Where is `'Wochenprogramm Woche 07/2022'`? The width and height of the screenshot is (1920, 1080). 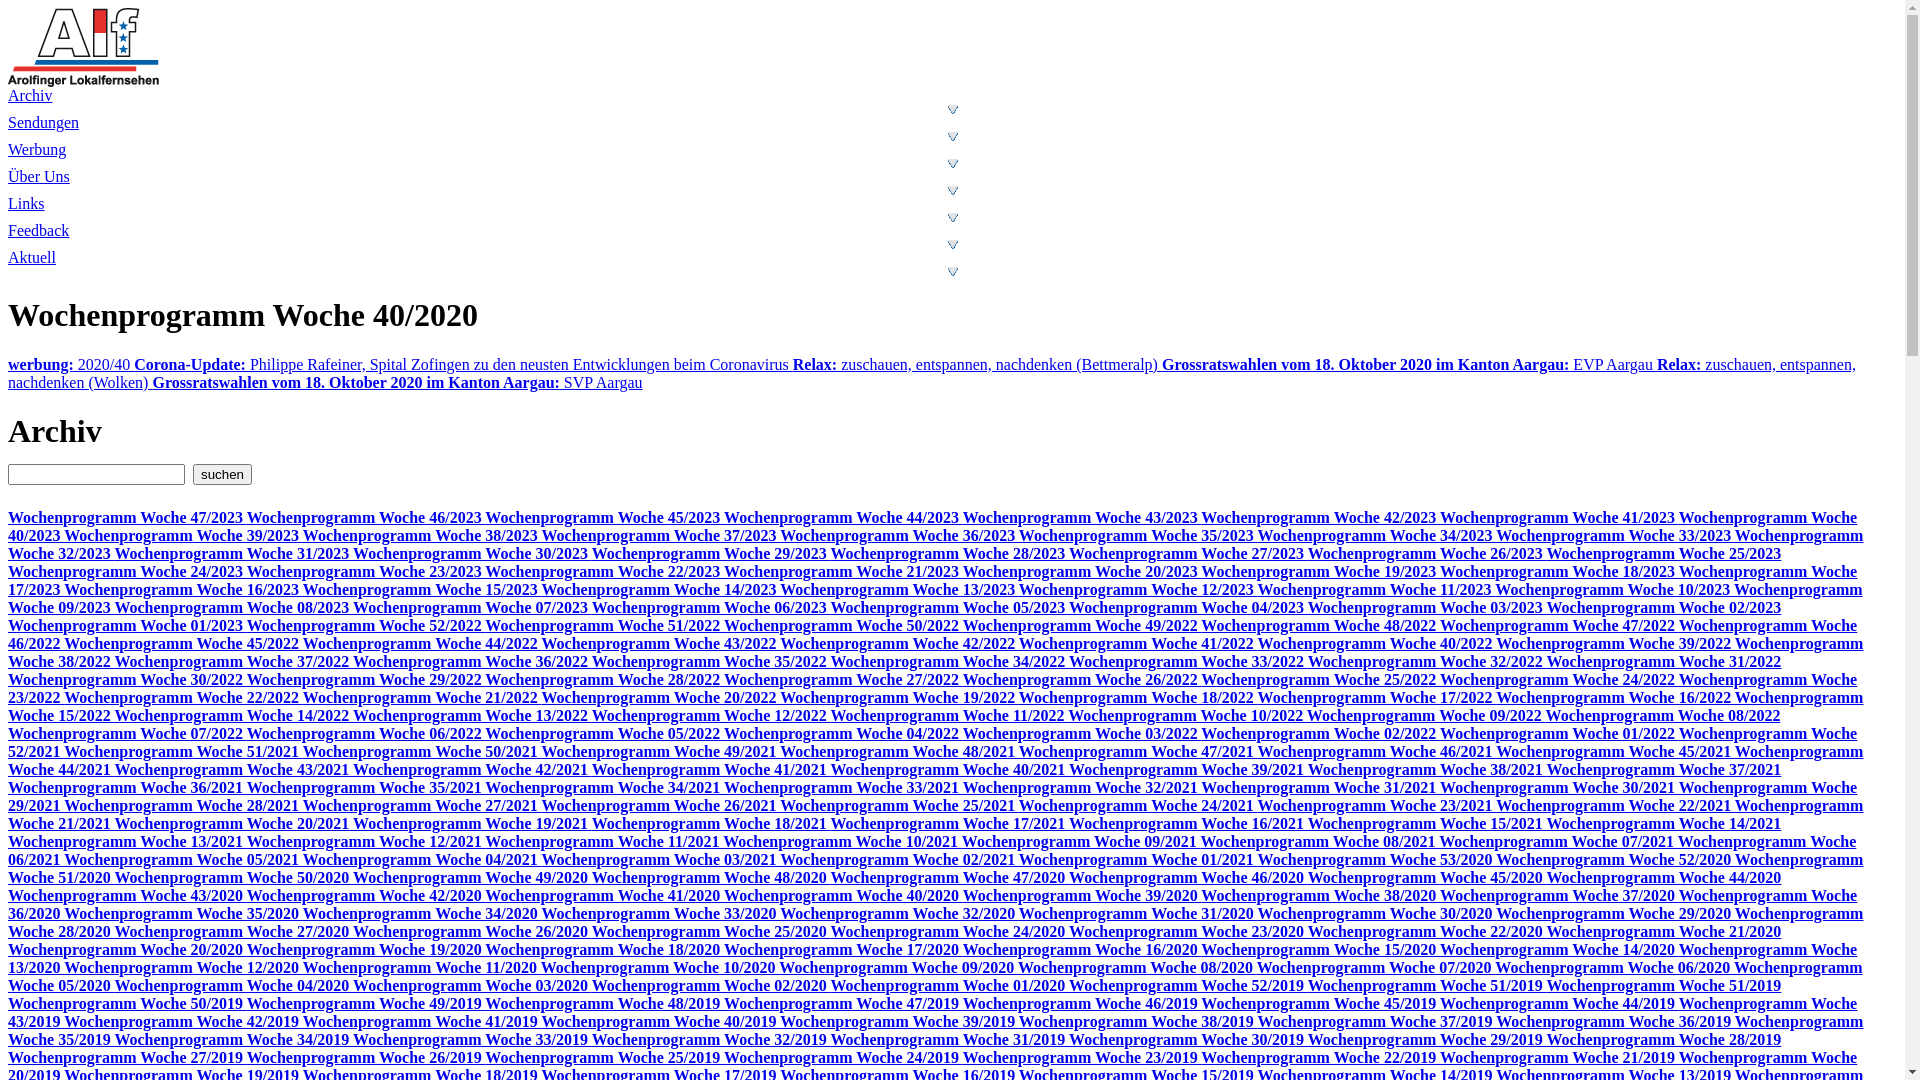 'Wochenprogramm Woche 07/2022' is located at coordinates (126, 733).